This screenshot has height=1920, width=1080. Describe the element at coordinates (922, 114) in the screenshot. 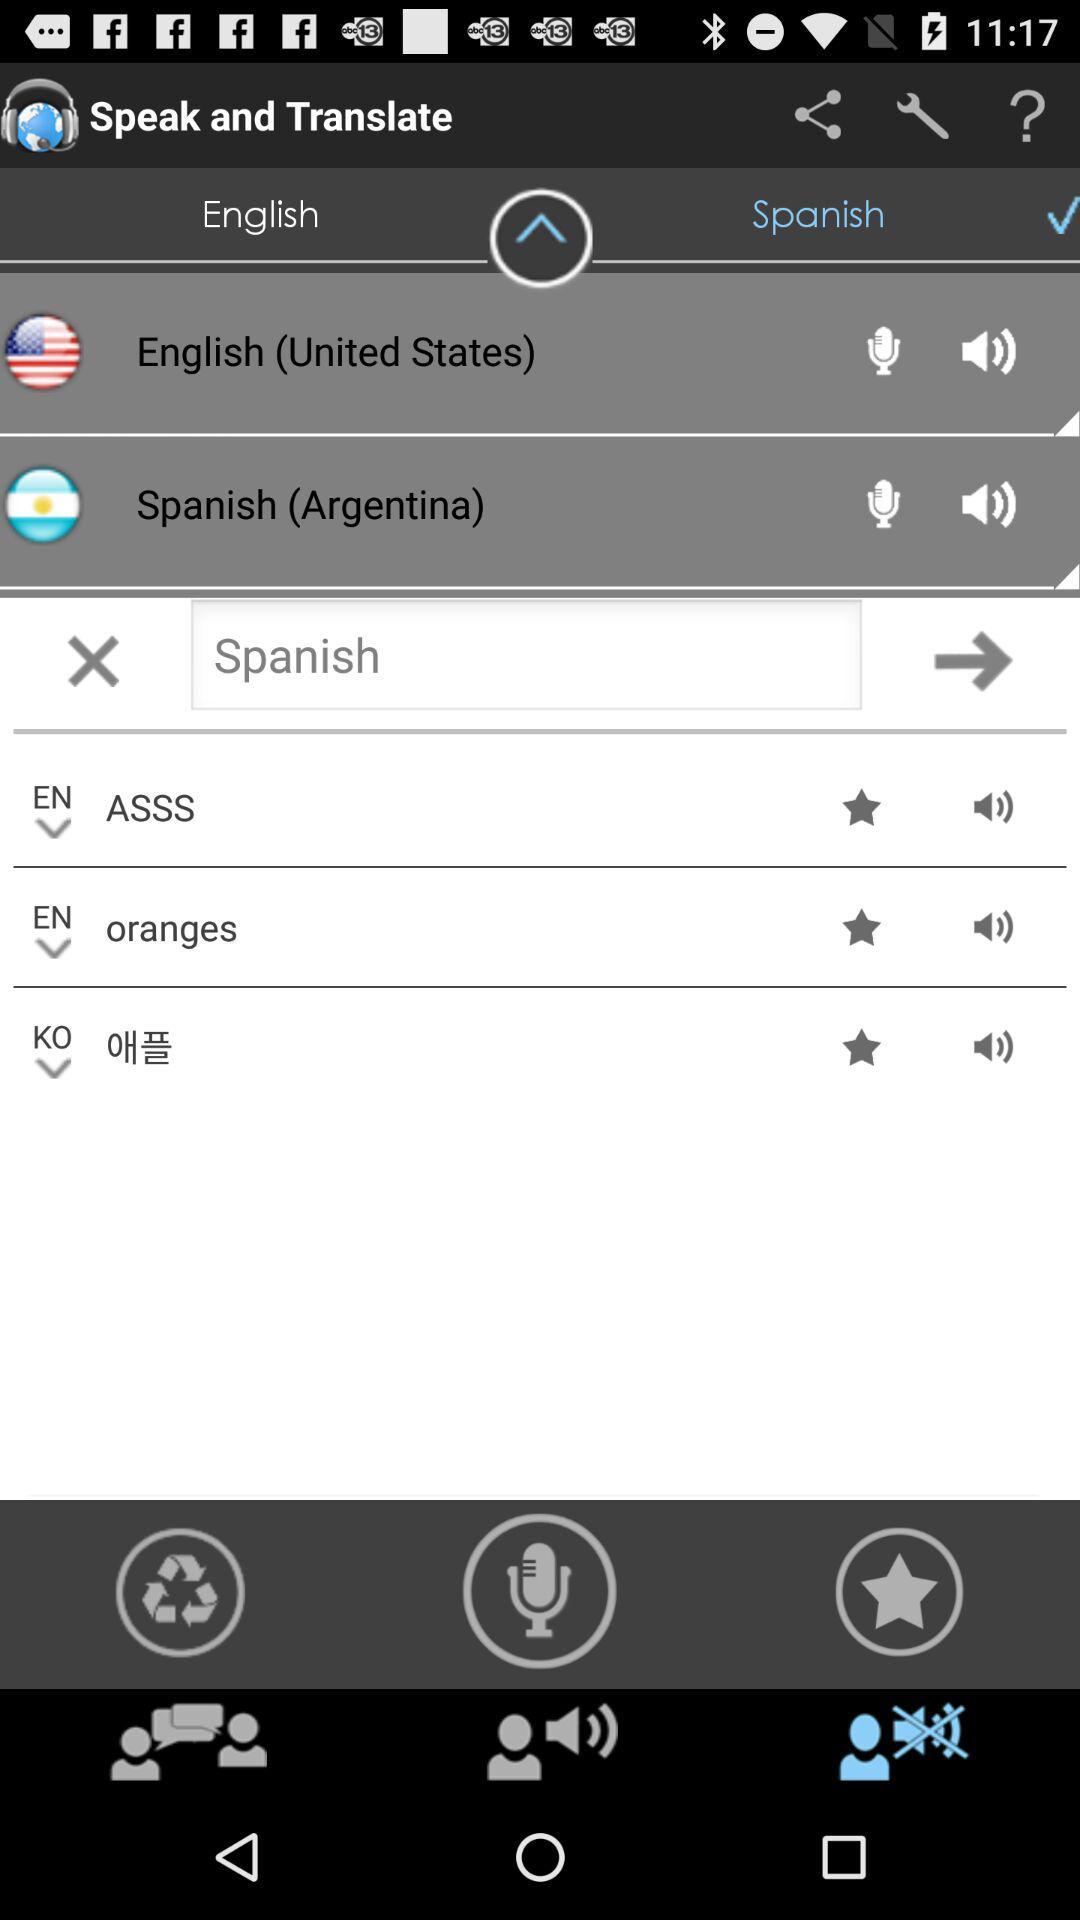

I see `setting` at that location.